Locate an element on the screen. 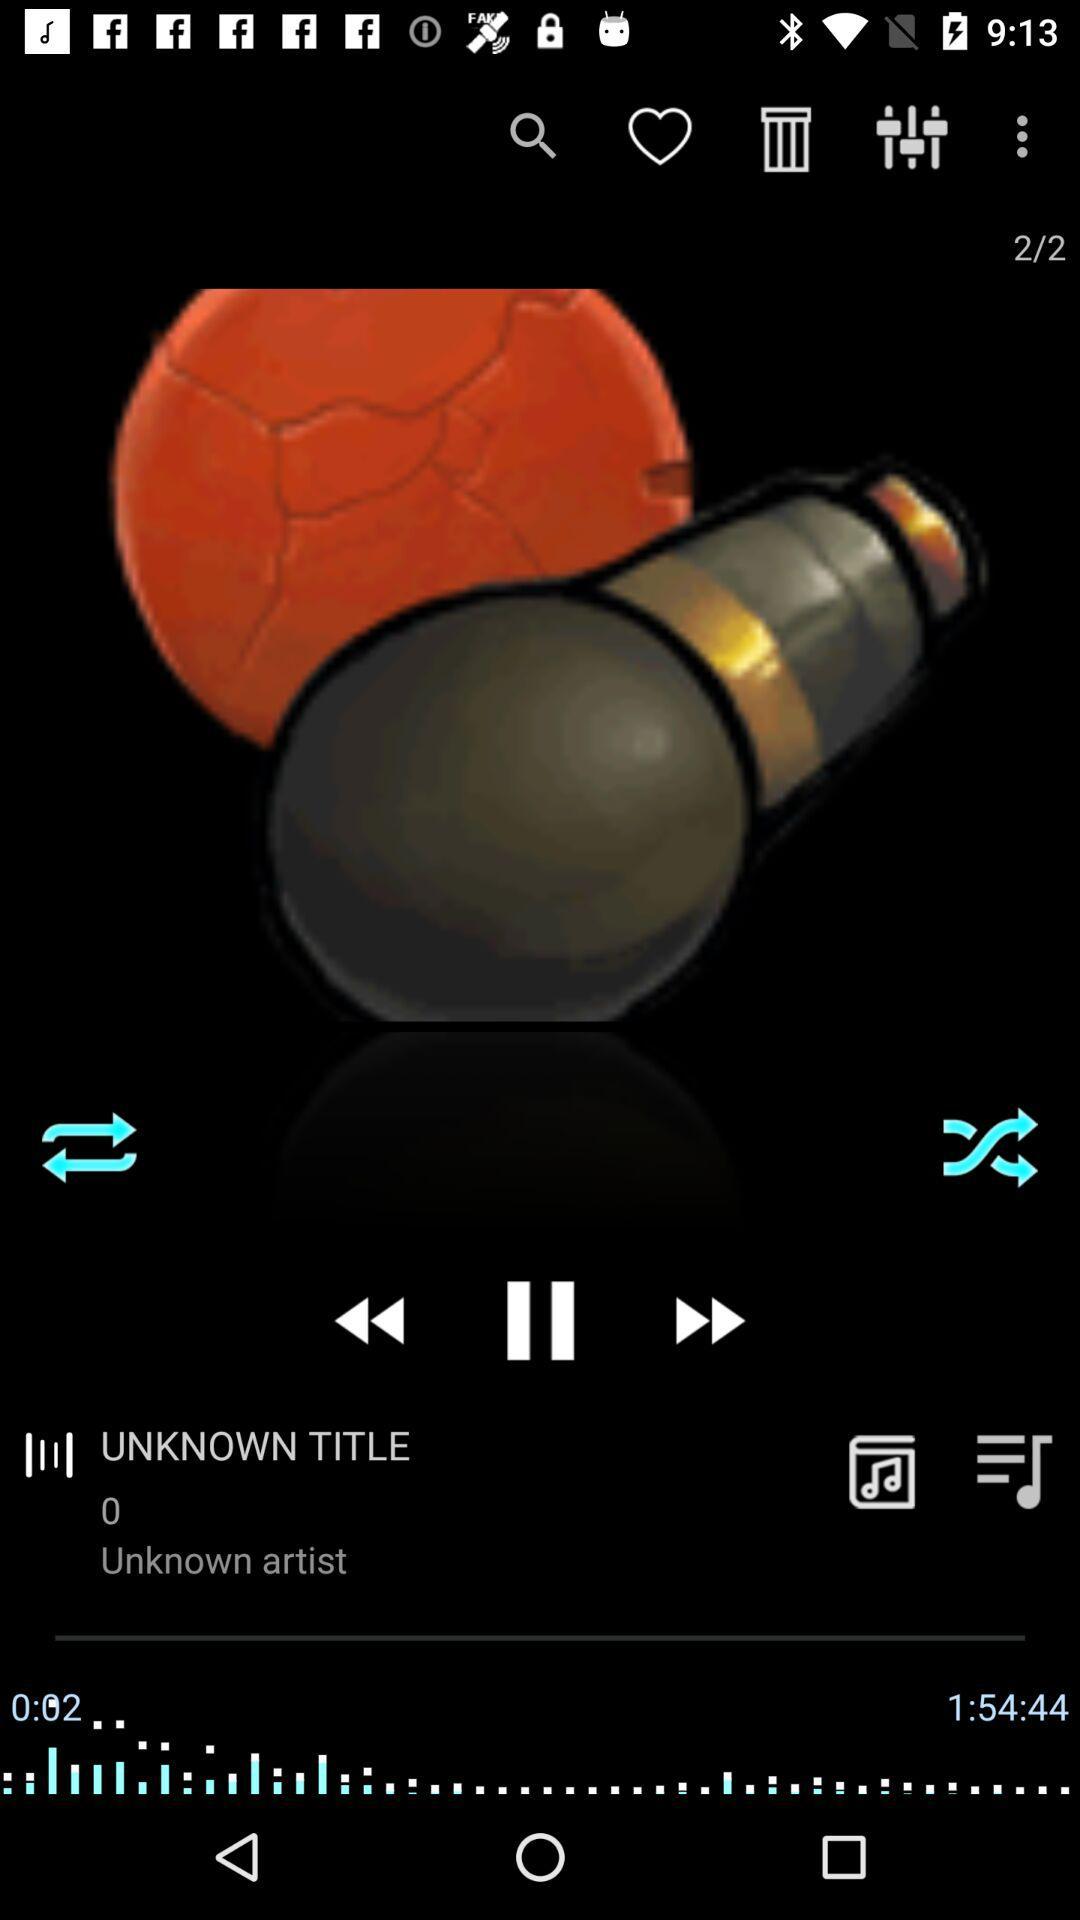 The width and height of the screenshot is (1080, 1920). item above unknown title is located at coordinates (371, 1320).